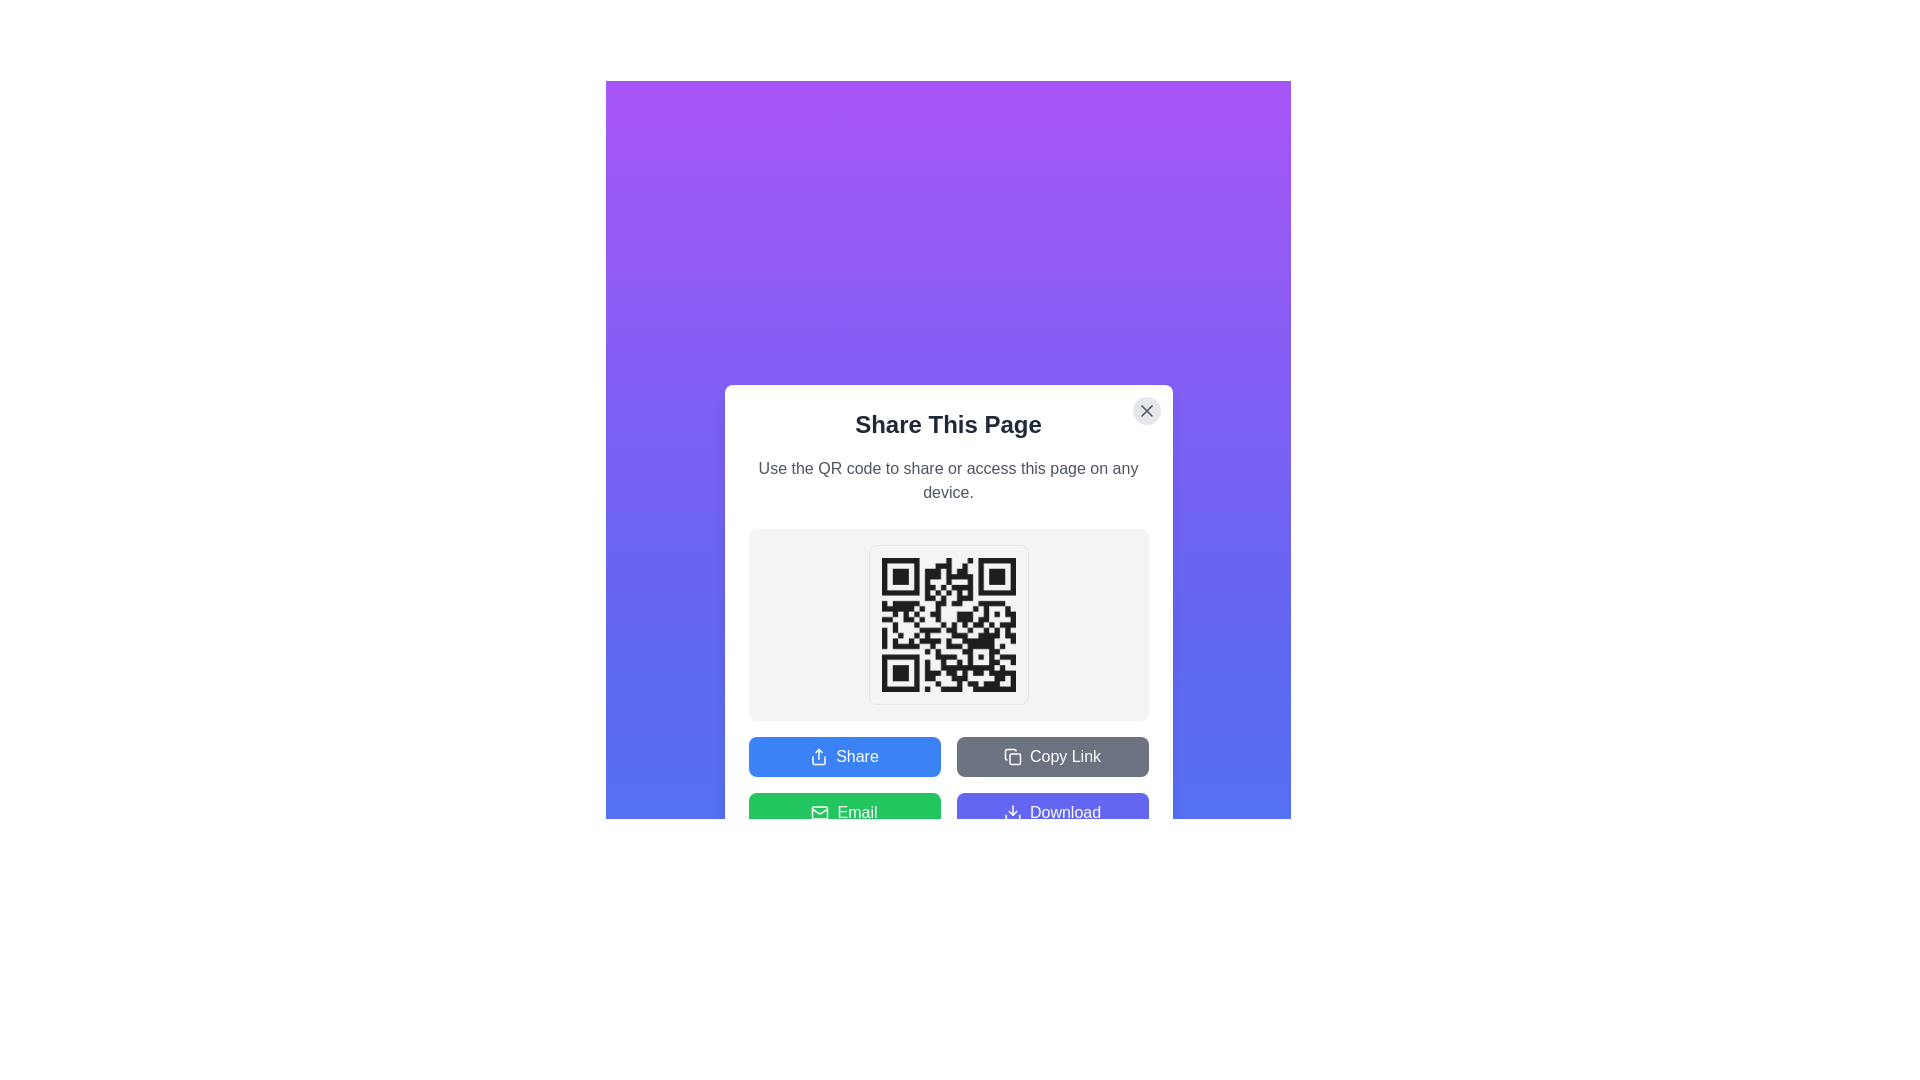 The width and height of the screenshot is (1920, 1080). Describe the element at coordinates (819, 756) in the screenshot. I see `the share icon located inside the 'Share' button at the lower left part of the modal window` at that location.